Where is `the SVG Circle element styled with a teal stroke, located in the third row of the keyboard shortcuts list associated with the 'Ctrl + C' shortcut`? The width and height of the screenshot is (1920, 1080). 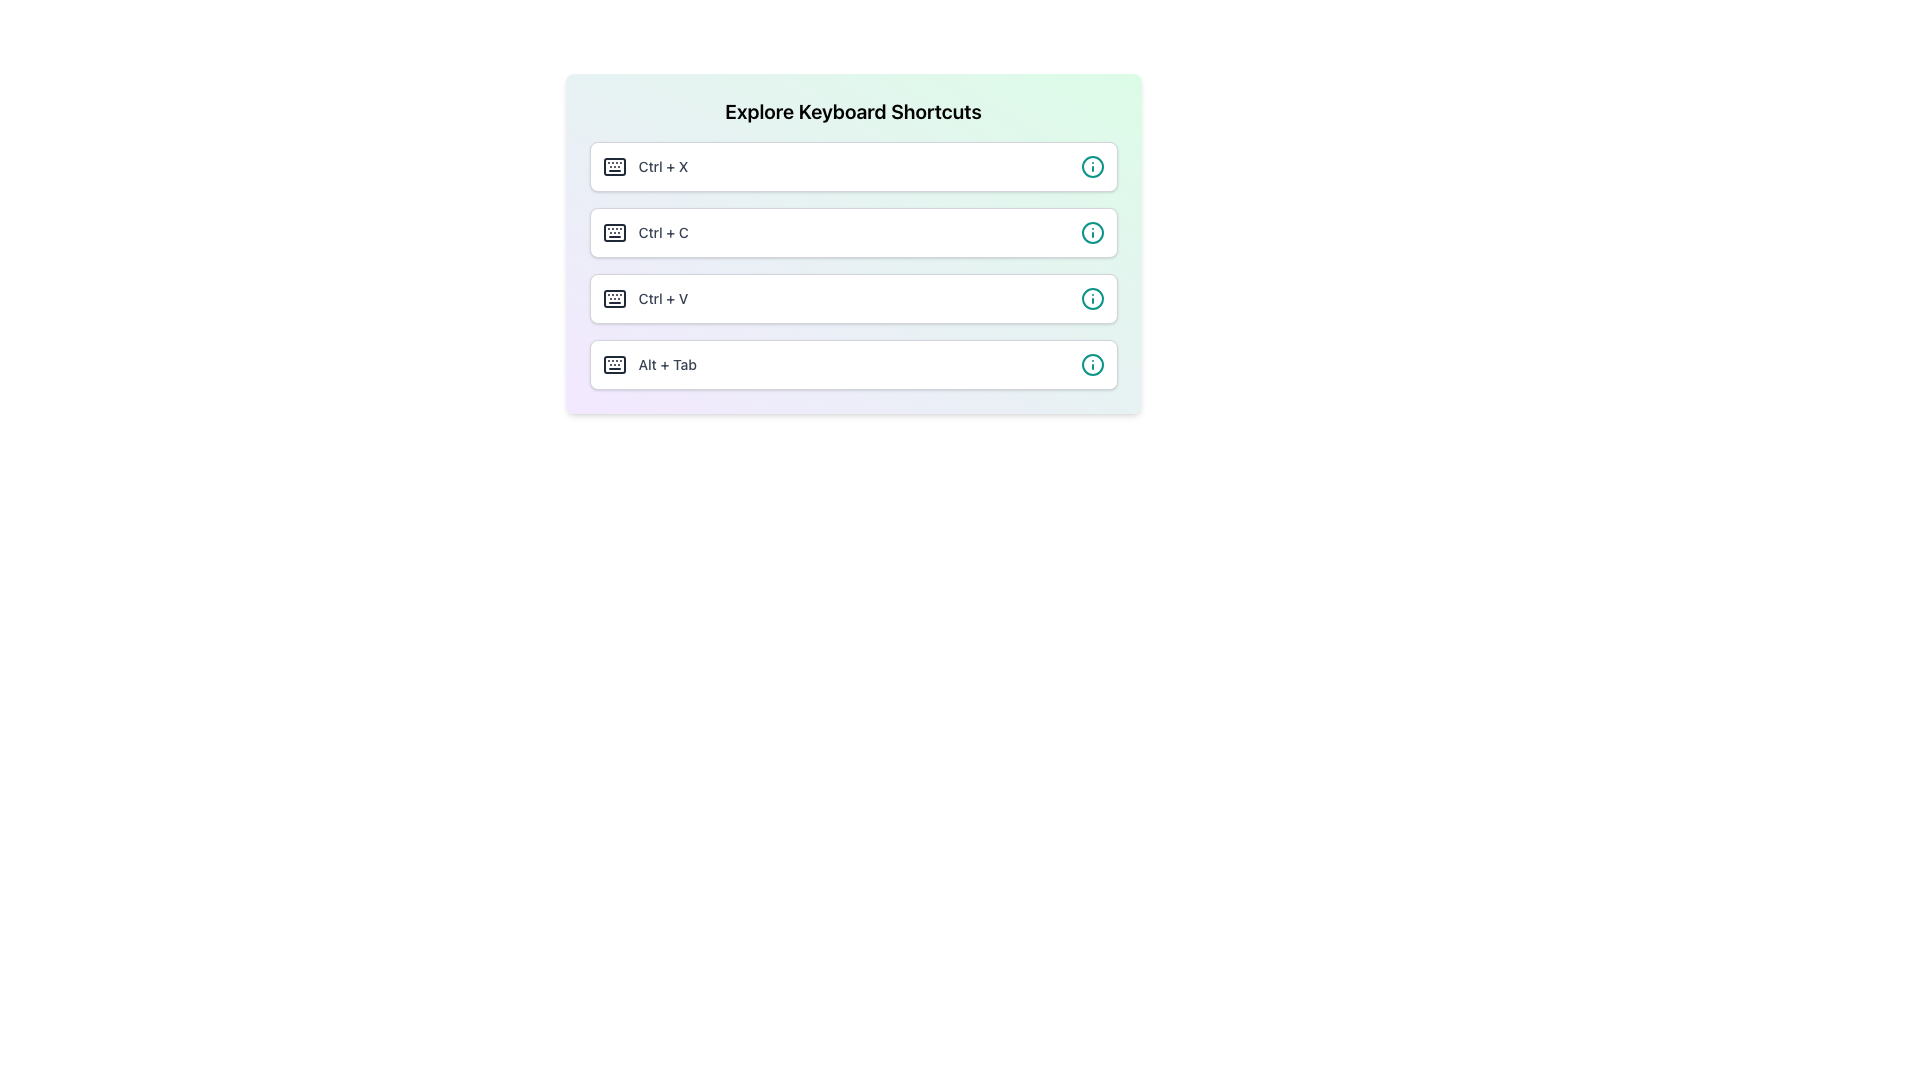
the SVG Circle element styled with a teal stroke, located in the third row of the keyboard shortcuts list associated with the 'Ctrl + C' shortcut is located at coordinates (1091, 231).